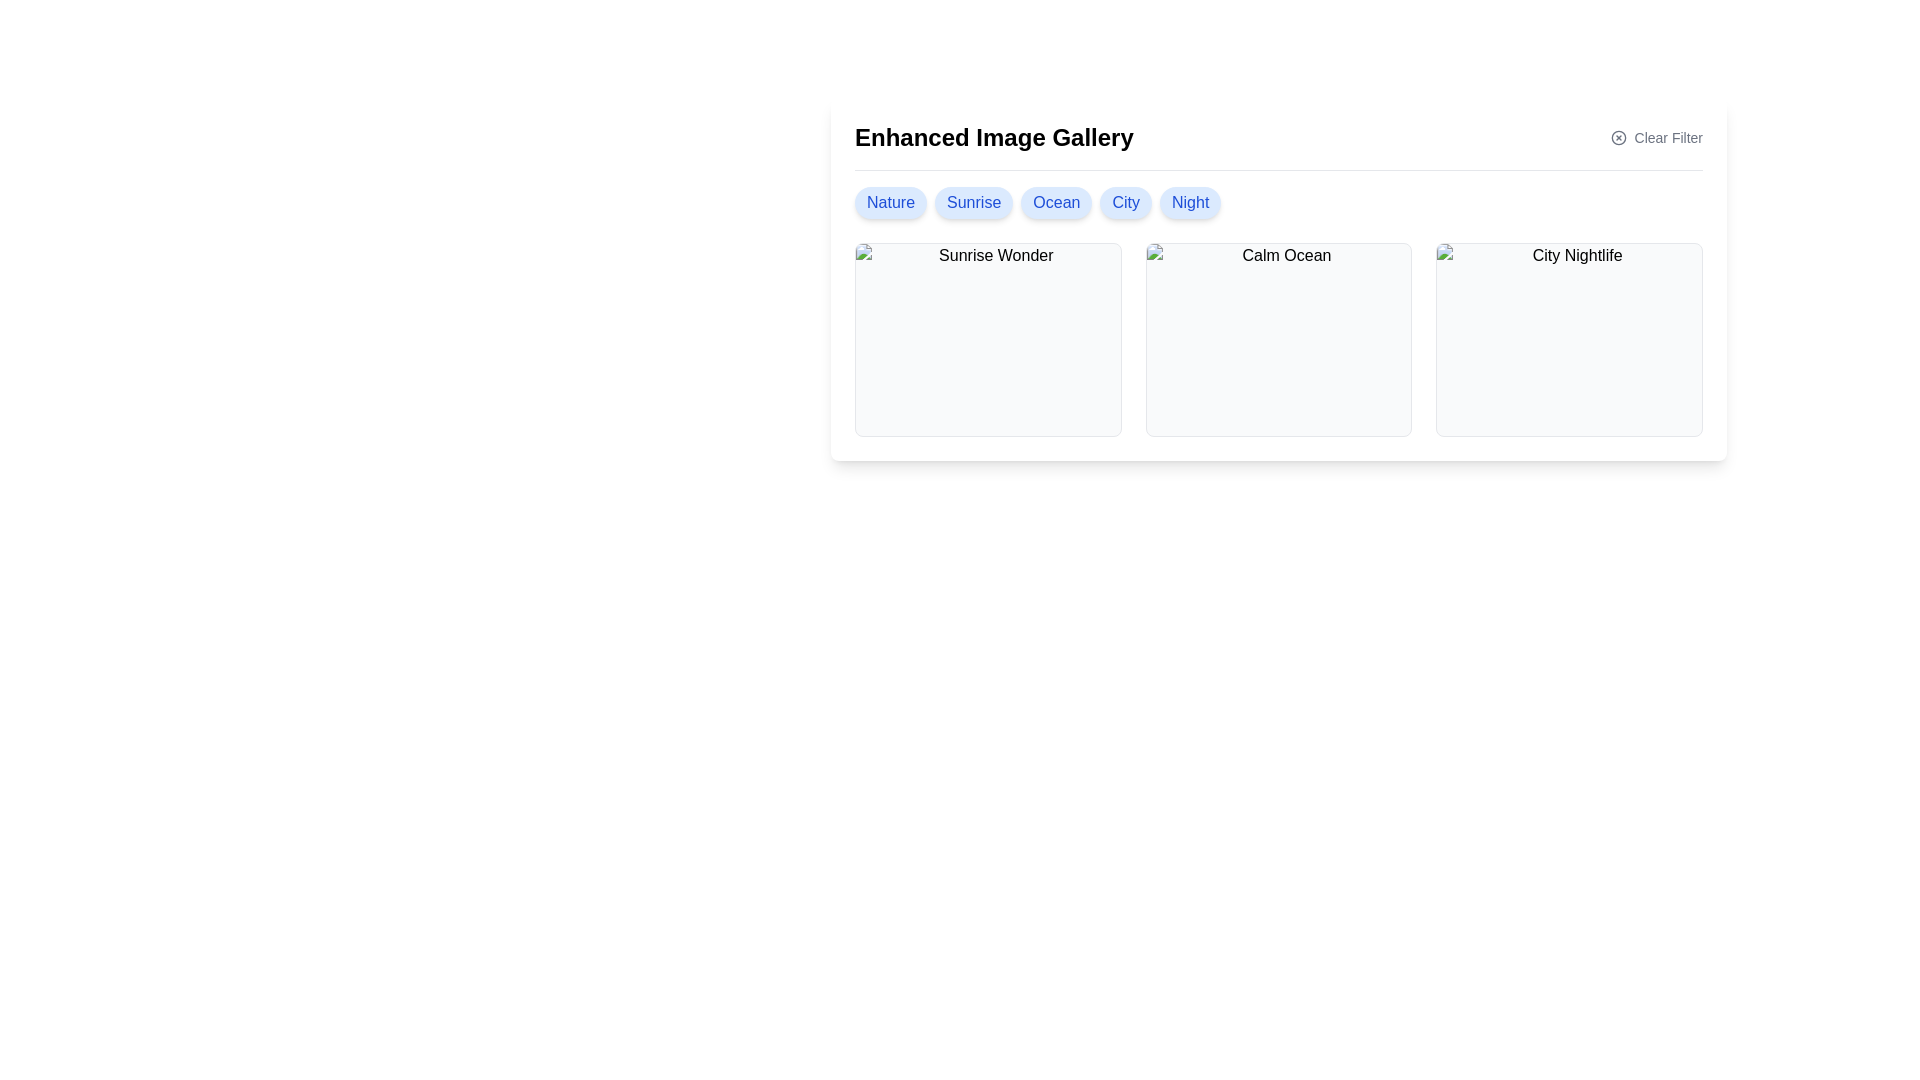 The width and height of the screenshot is (1920, 1080). What do you see at coordinates (1568, 338) in the screenshot?
I see `the third card element` at bounding box center [1568, 338].